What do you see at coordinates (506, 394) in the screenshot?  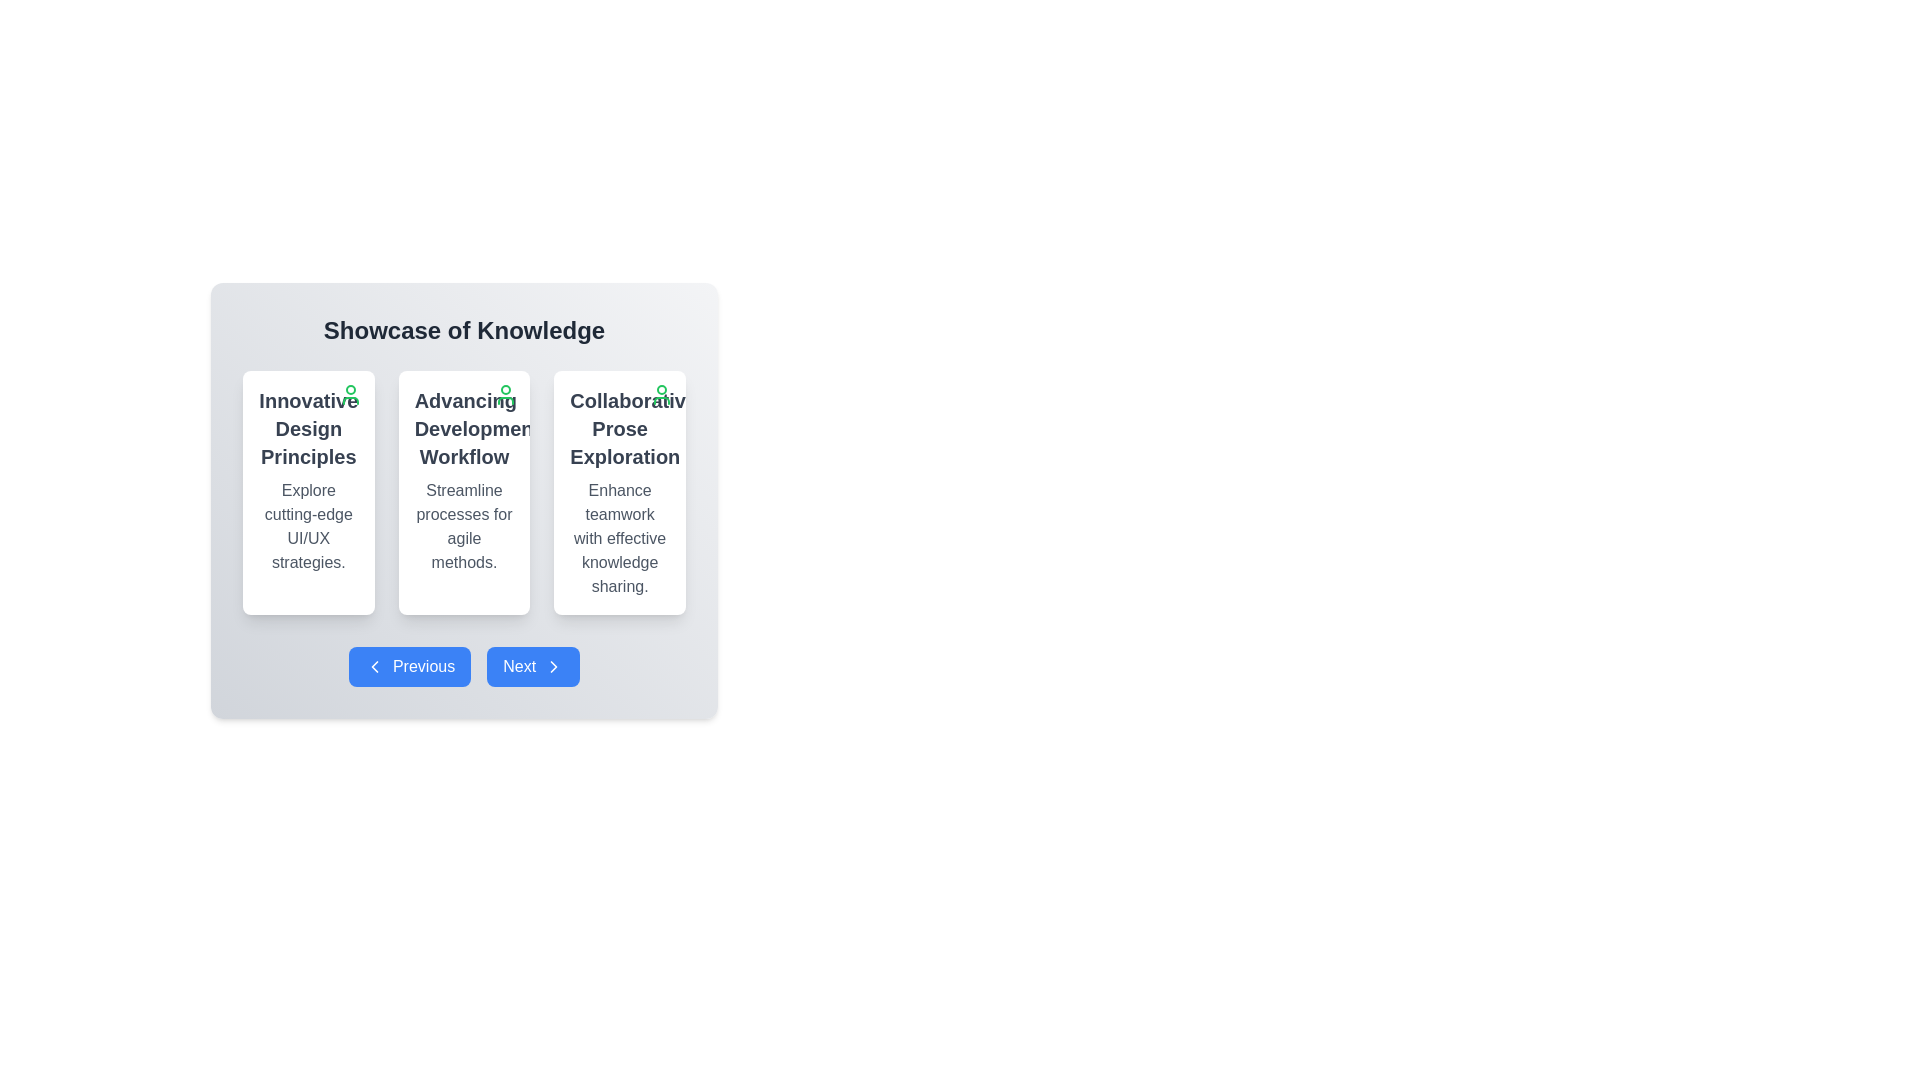 I see `the user profile icon located in the upper-right corner of the 'Advancing Development Workflow' card, which has a simple and minimalistic green design` at bounding box center [506, 394].